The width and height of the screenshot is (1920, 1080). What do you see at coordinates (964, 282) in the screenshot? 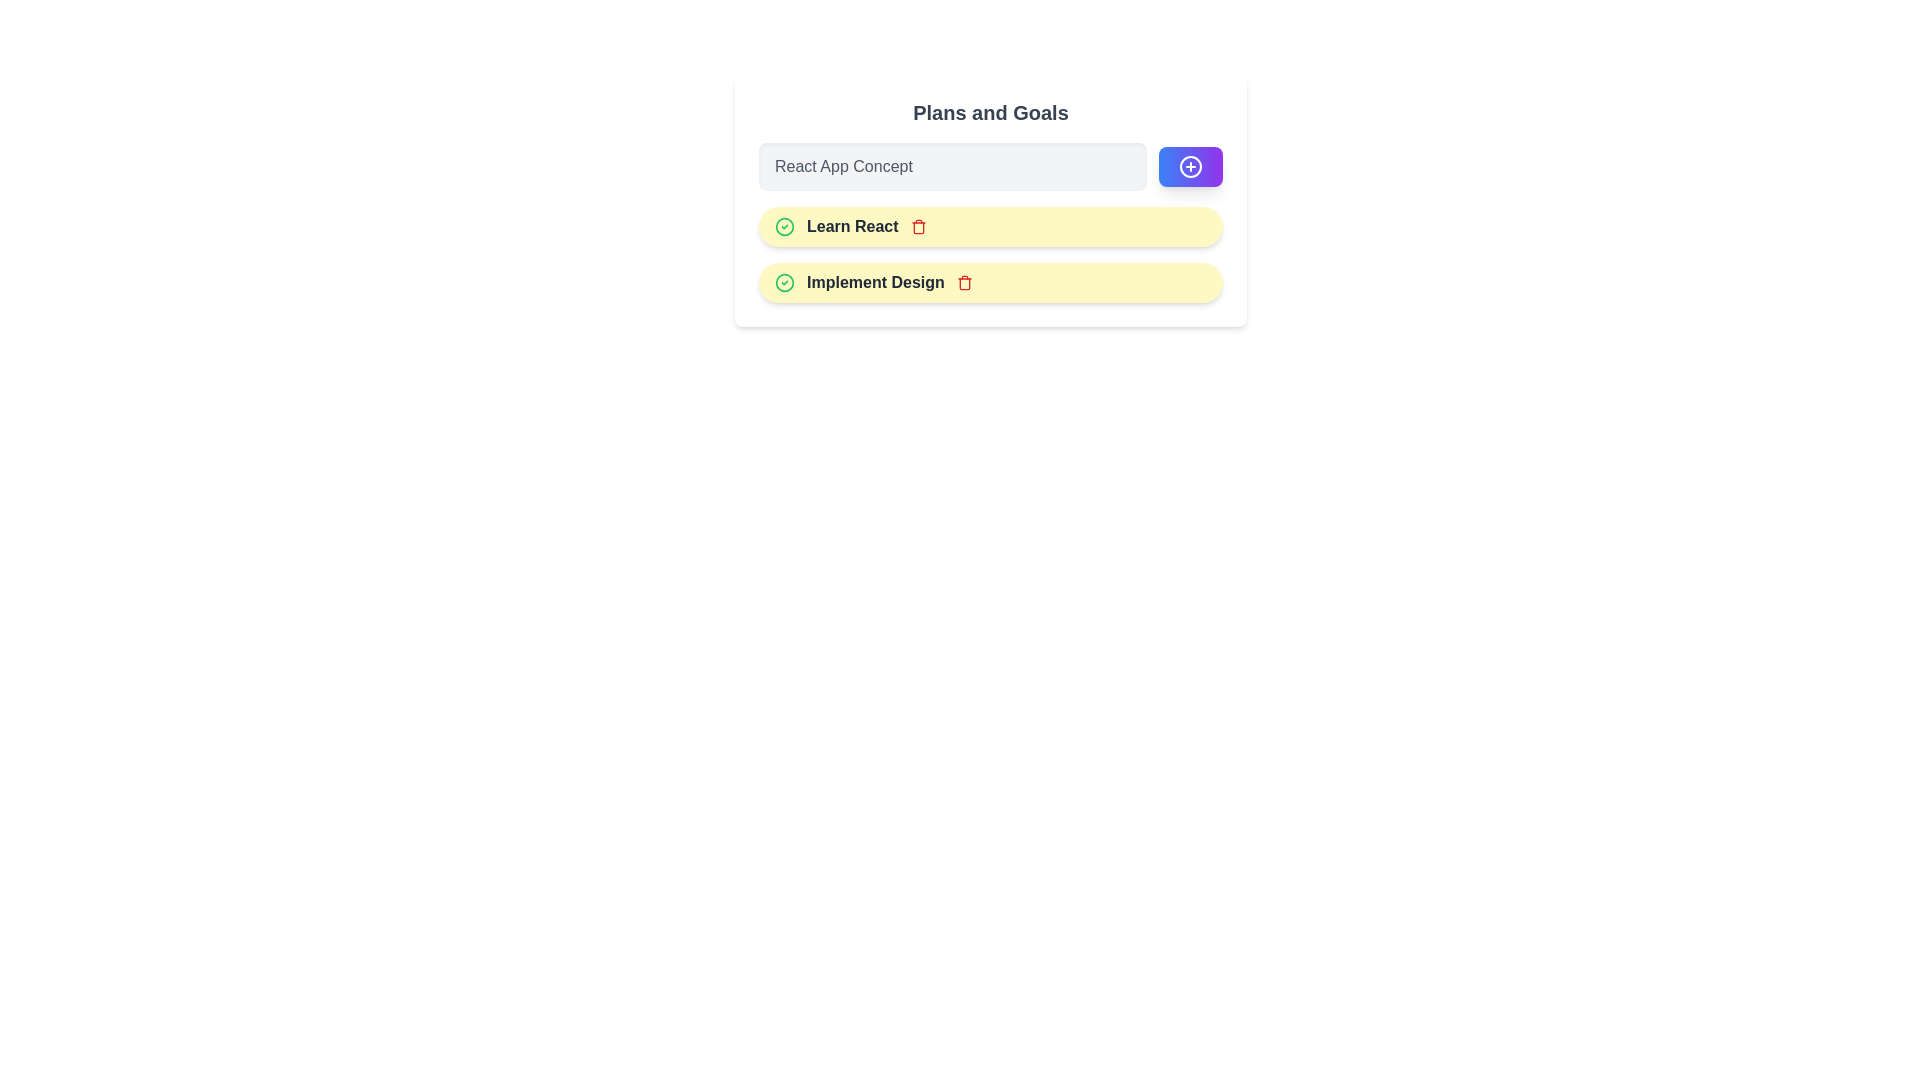
I see `the trash icon next to the task Implement Design to remove it from the list` at bounding box center [964, 282].